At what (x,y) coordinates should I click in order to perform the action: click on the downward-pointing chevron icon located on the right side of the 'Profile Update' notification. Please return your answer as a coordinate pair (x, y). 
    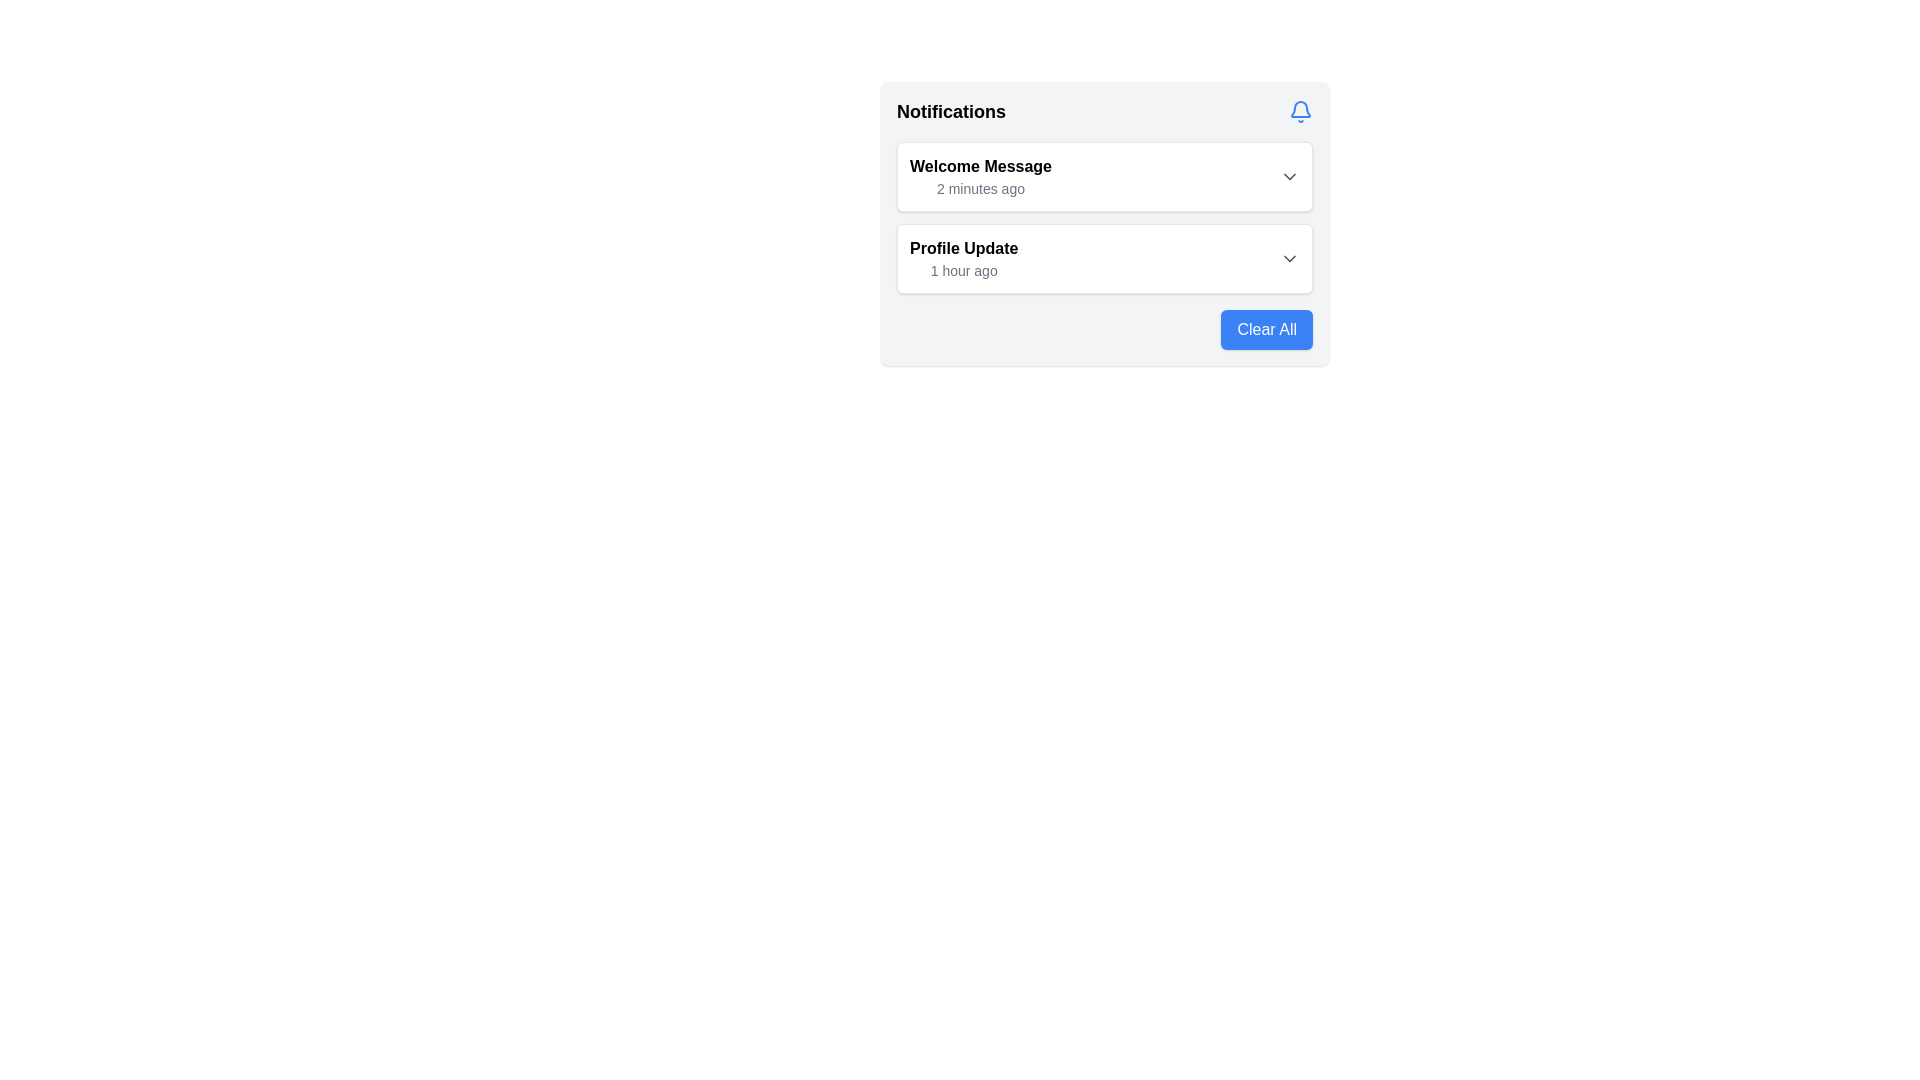
    Looking at the image, I should click on (1290, 257).